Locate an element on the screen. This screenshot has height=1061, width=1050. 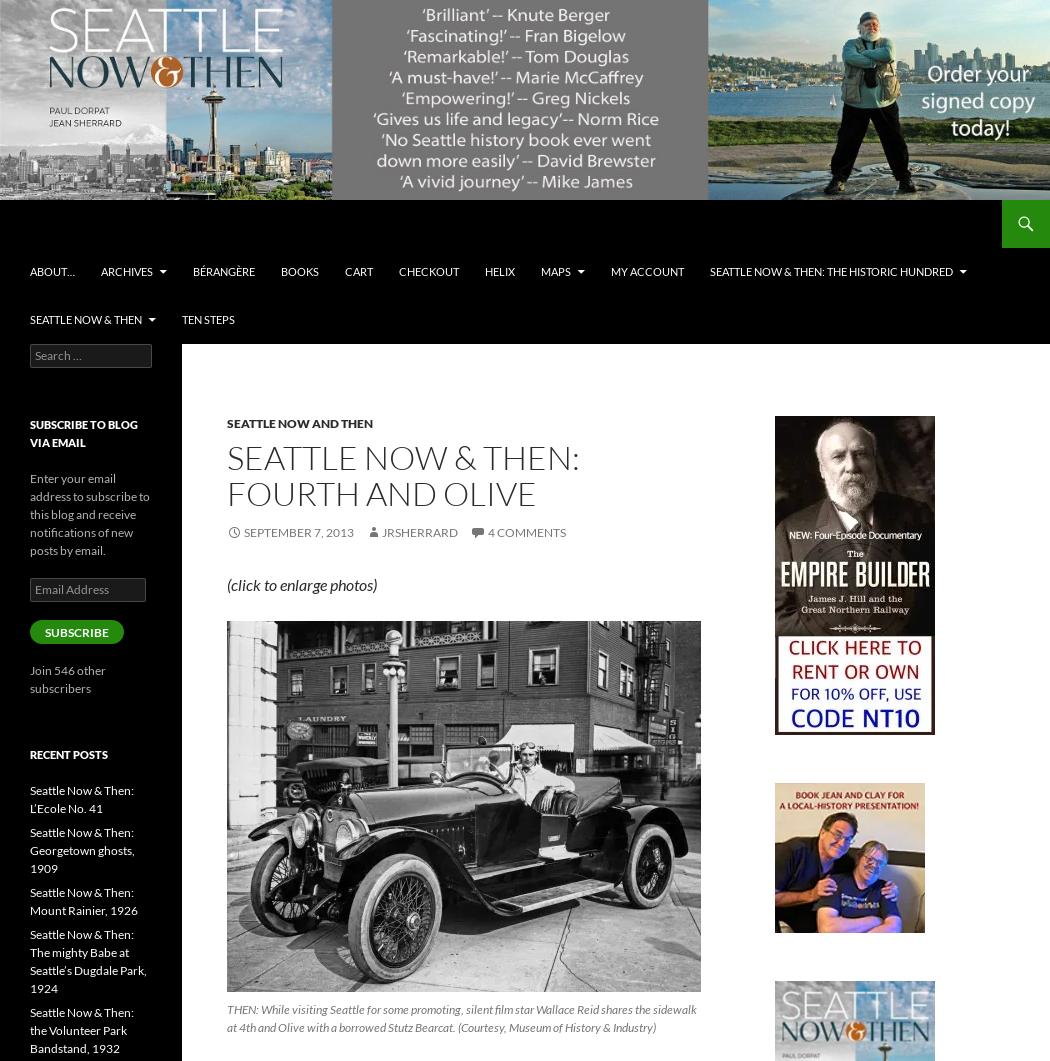
'jrsherrard' is located at coordinates (417, 531).